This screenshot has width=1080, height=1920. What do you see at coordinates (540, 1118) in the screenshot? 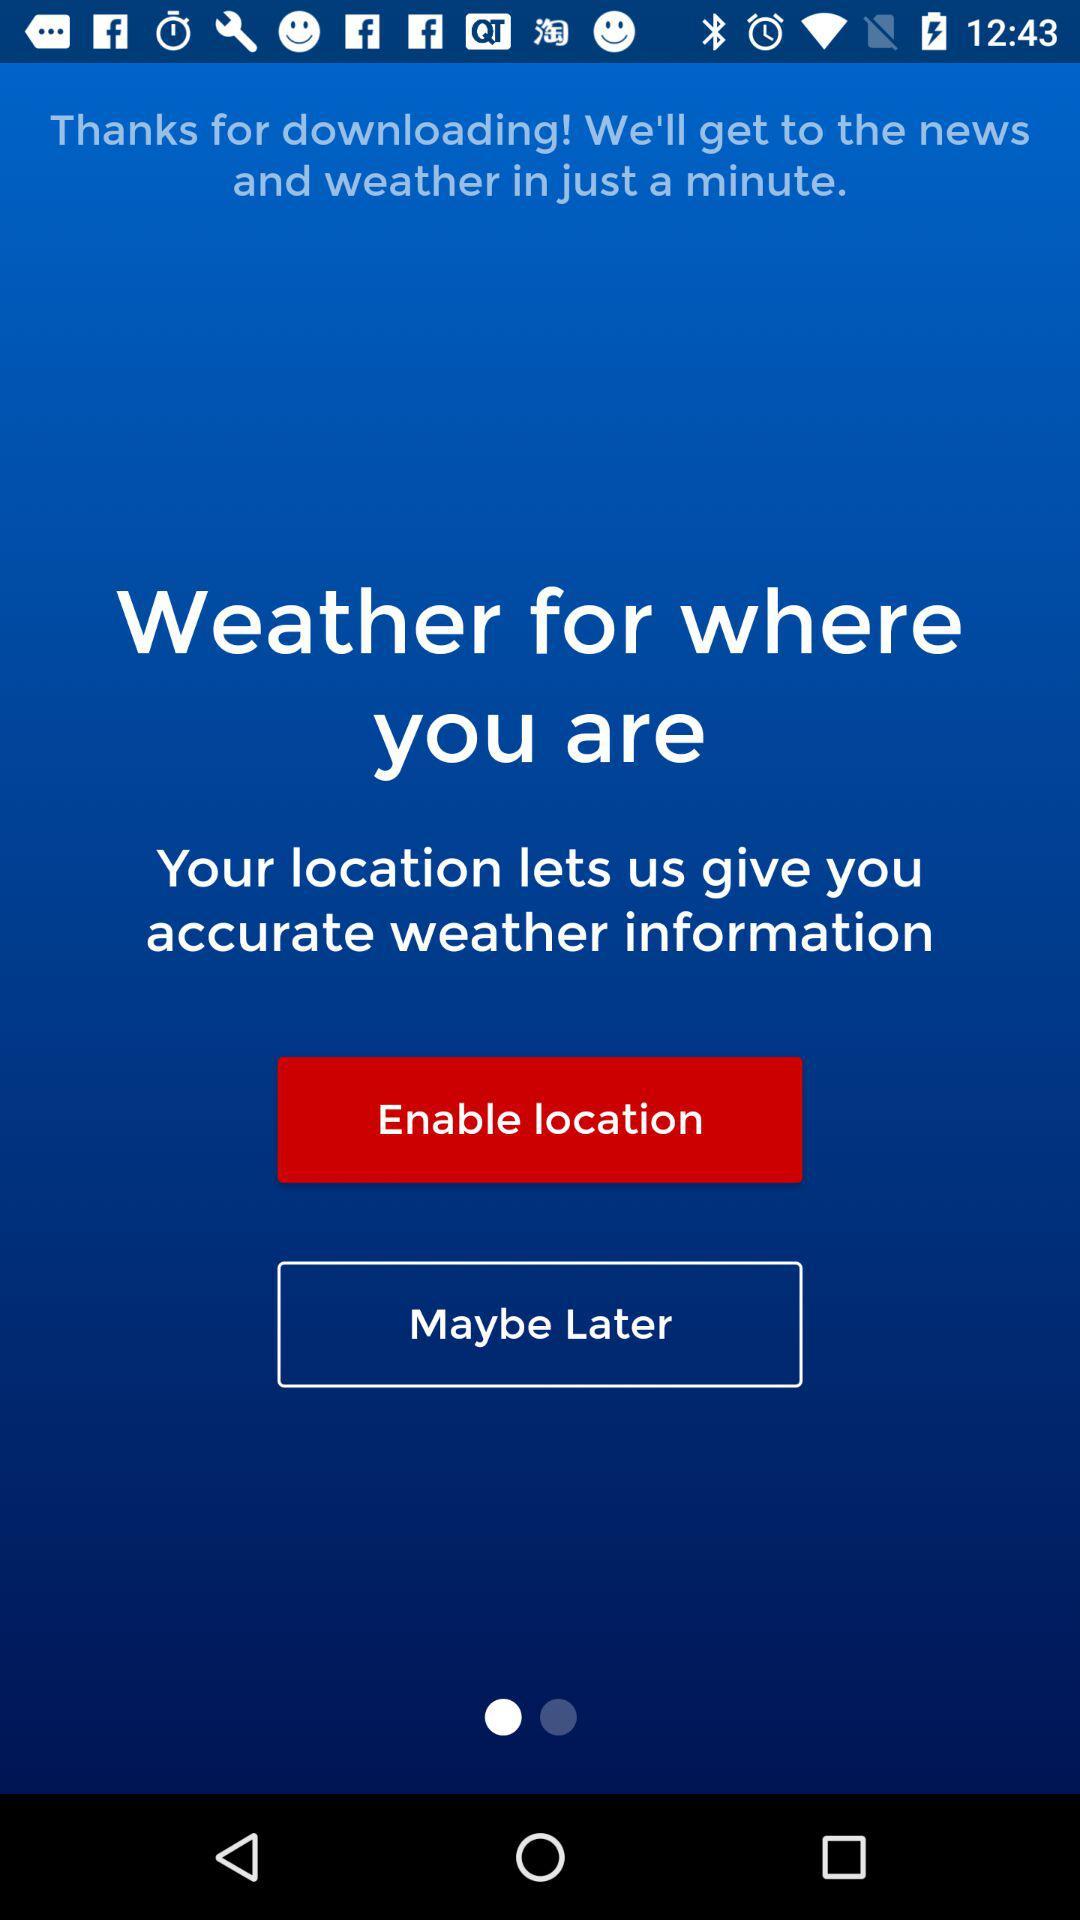
I see `enable location icon` at bounding box center [540, 1118].